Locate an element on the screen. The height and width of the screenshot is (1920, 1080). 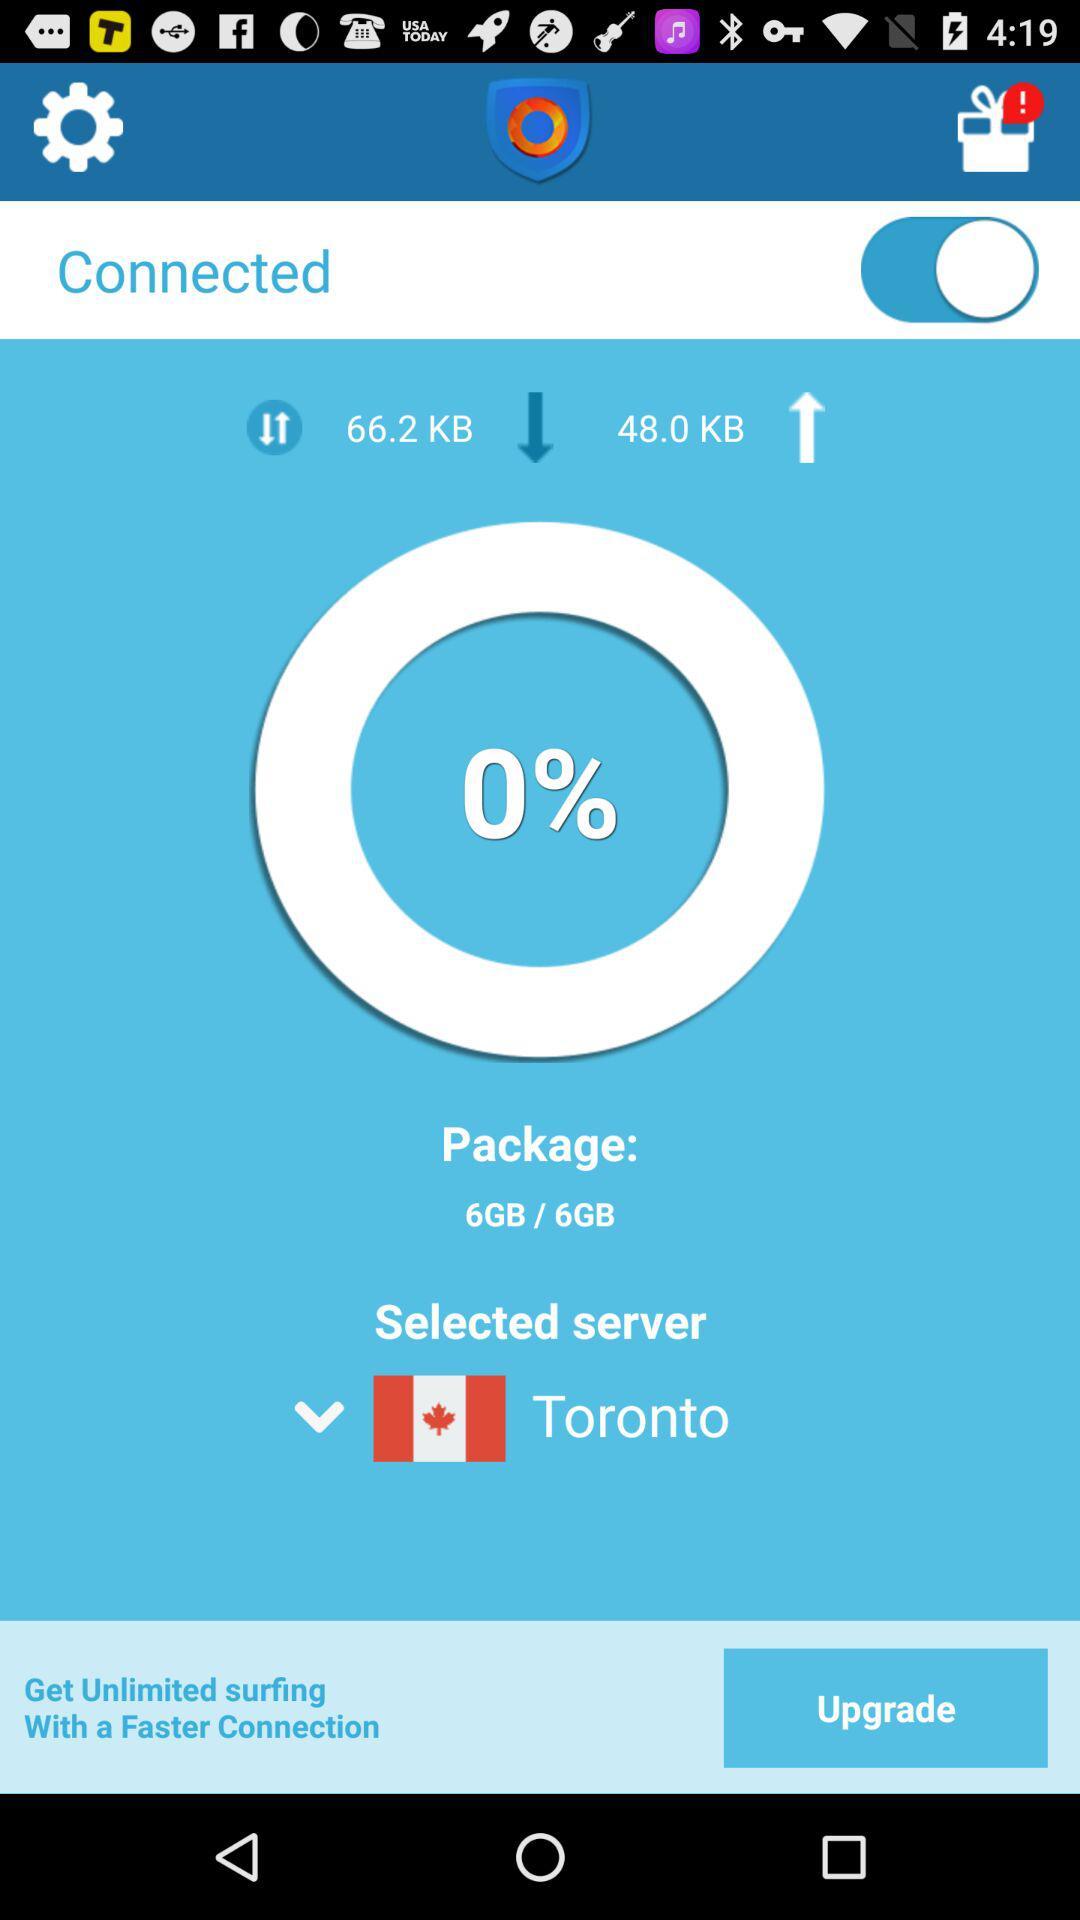
disconnect vpn is located at coordinates (948, 273).